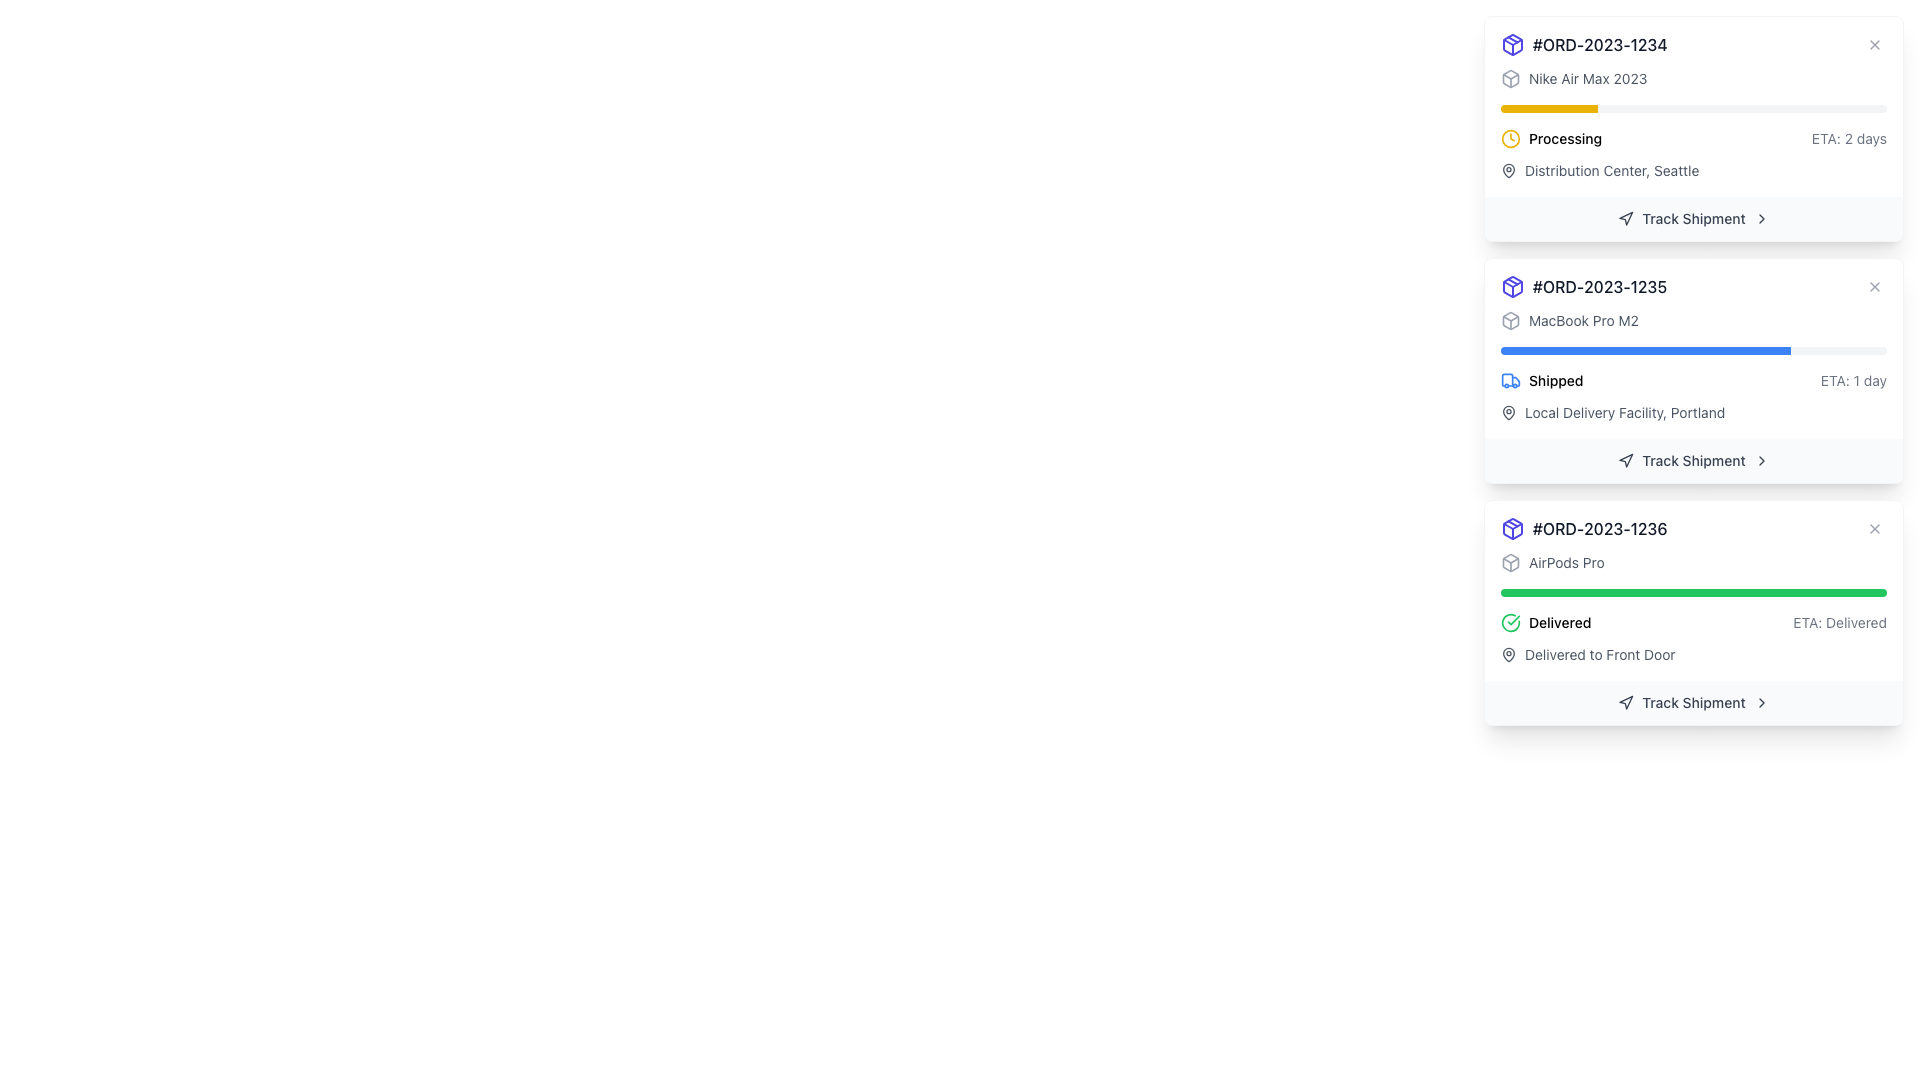 The width and height of the screenshot is (1920, 1080). I want to click on the status label indicating successful delivery, so click(1559, 622).